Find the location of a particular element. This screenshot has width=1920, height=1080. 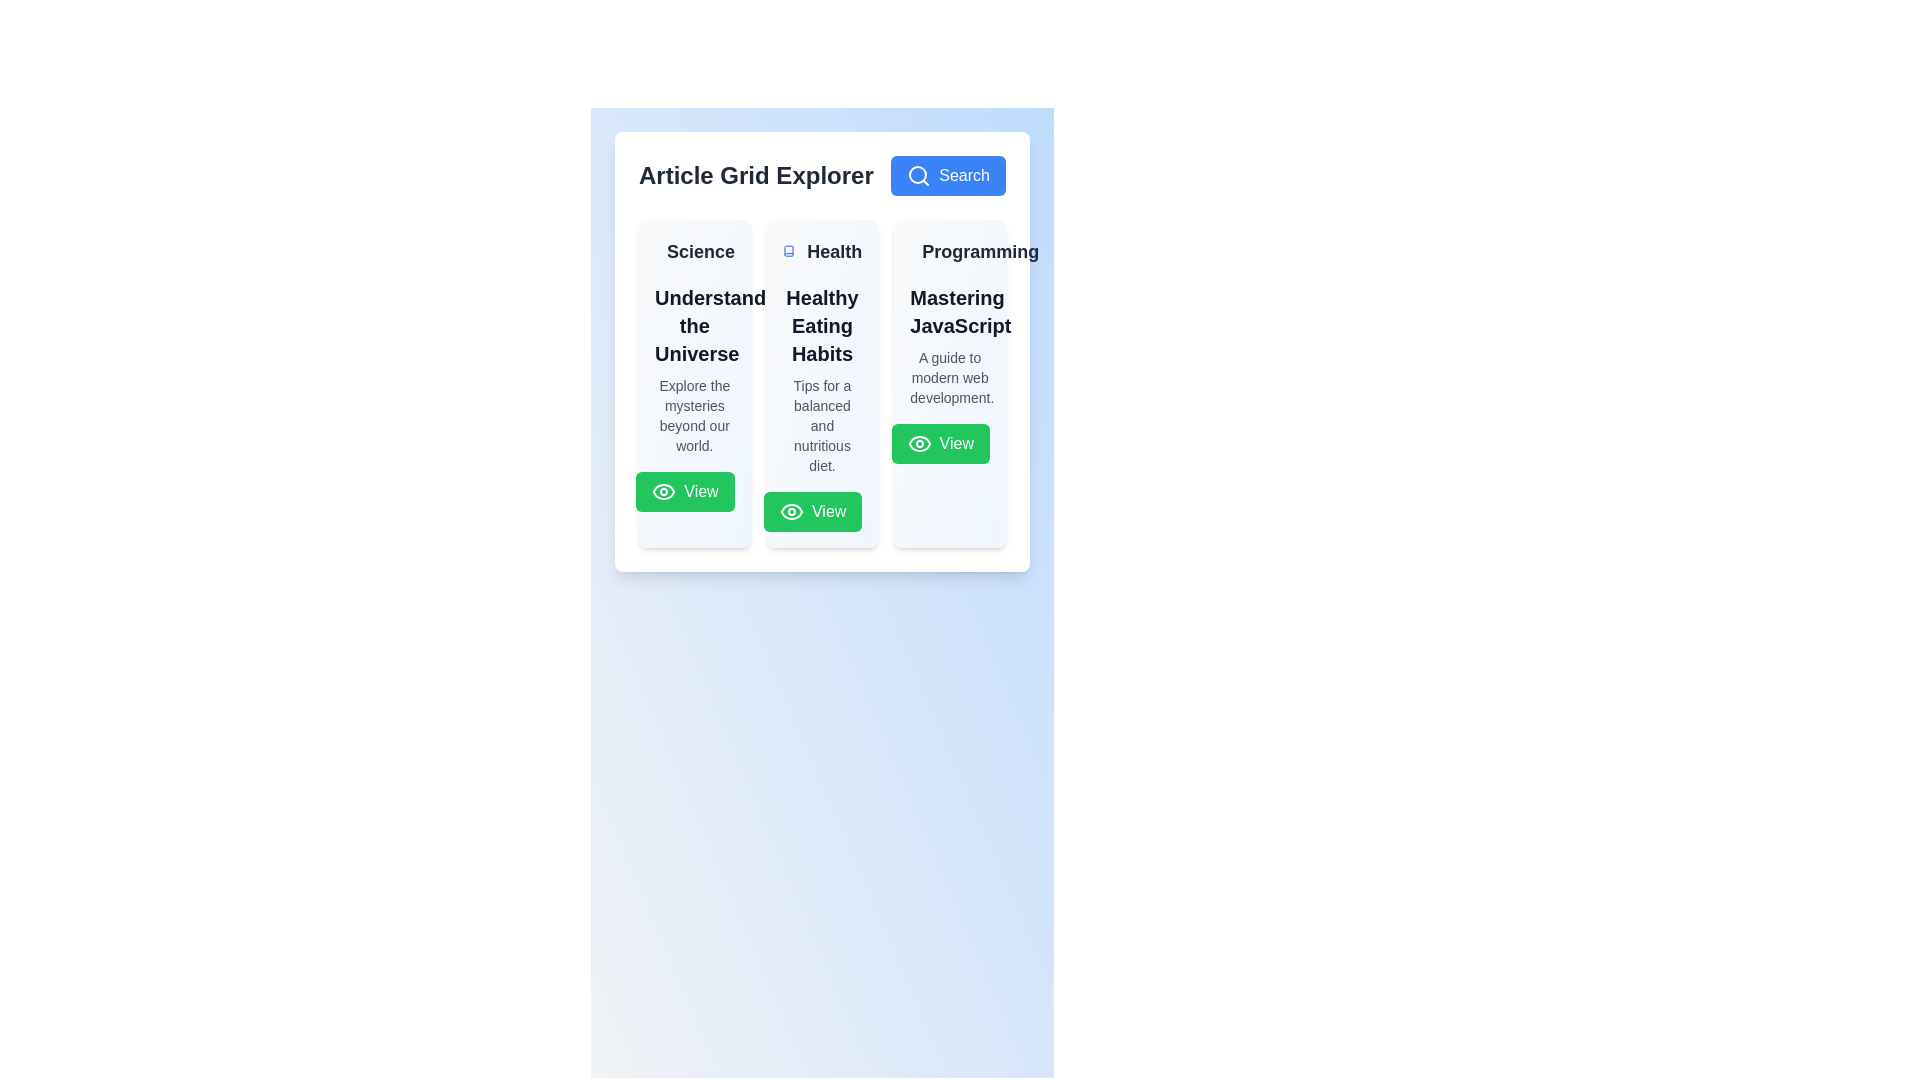

the search button located at the top-right corner next to the text 'Article Grid Explorer' to initiate a search action is located at coordinates (947, 175).